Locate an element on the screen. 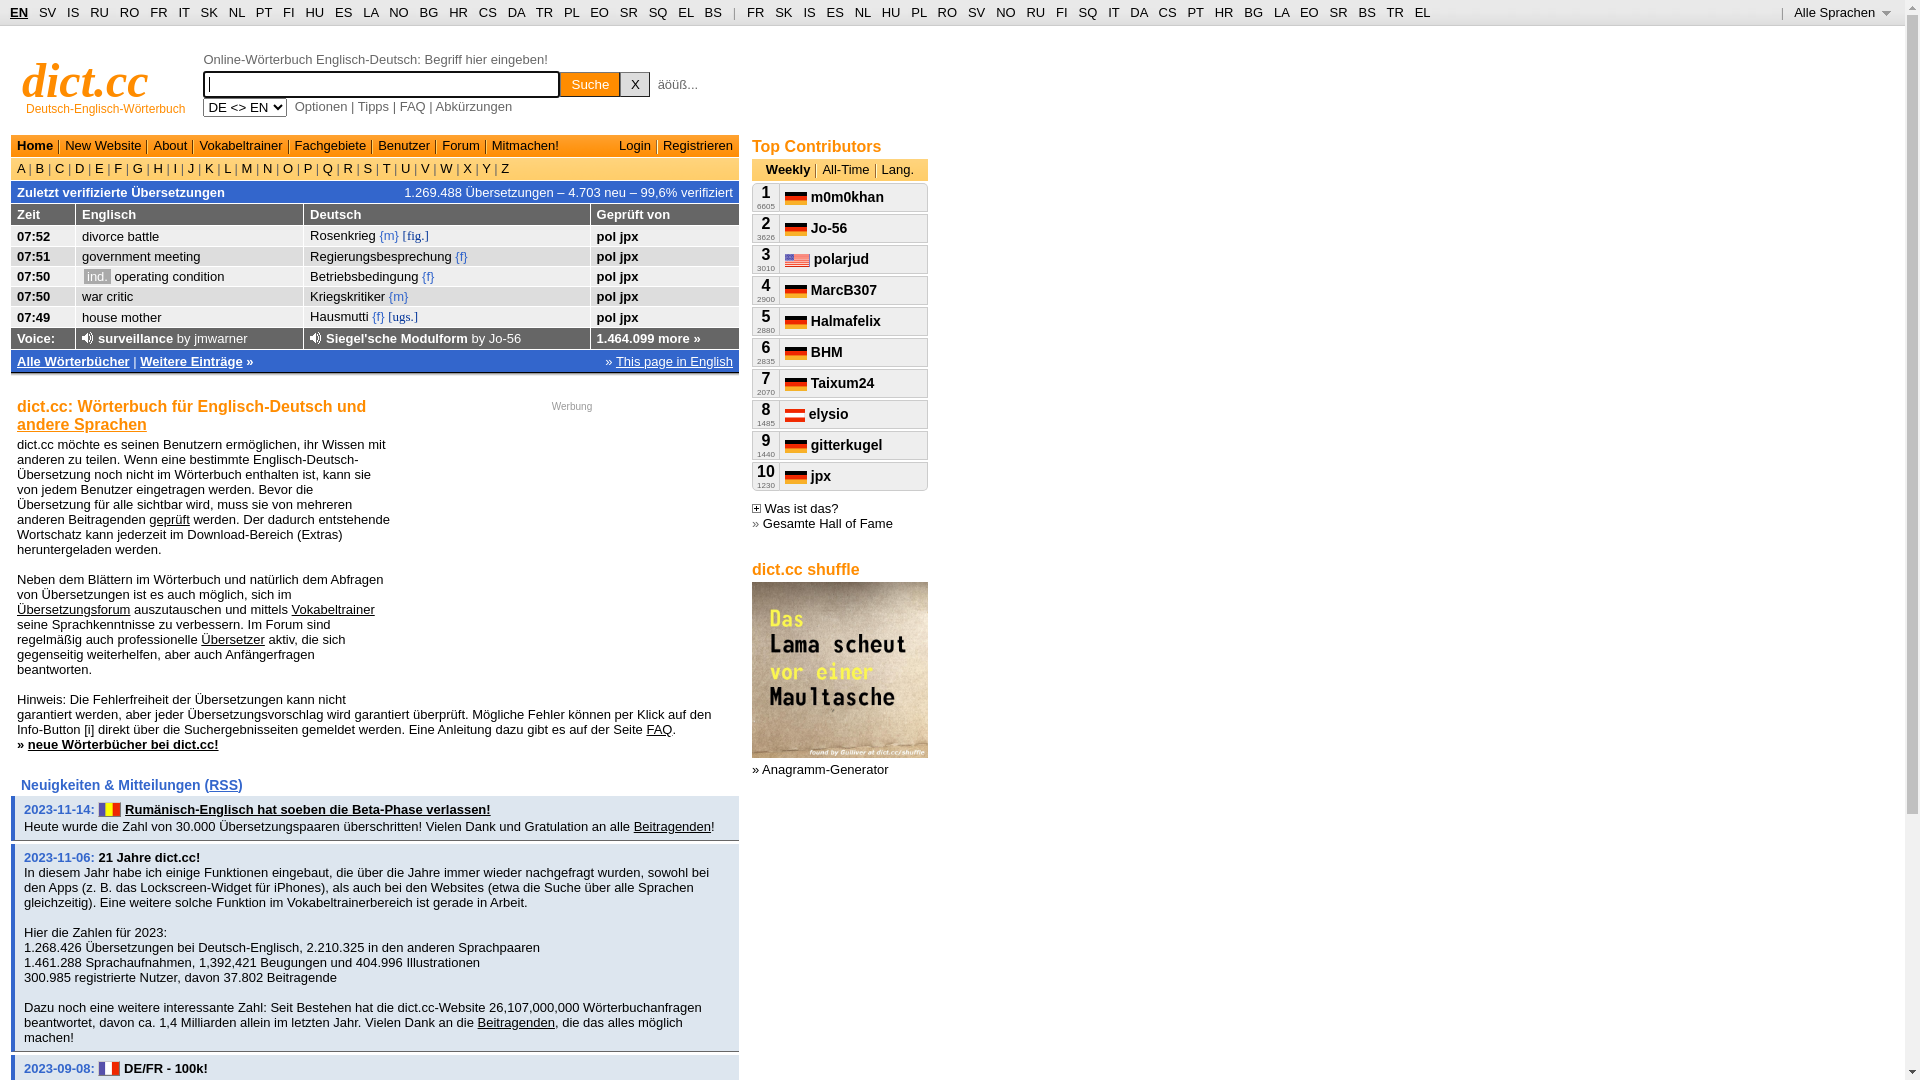 This screenshot has width=1920, height=1080. 'N' is located at coordinates (266, 167).